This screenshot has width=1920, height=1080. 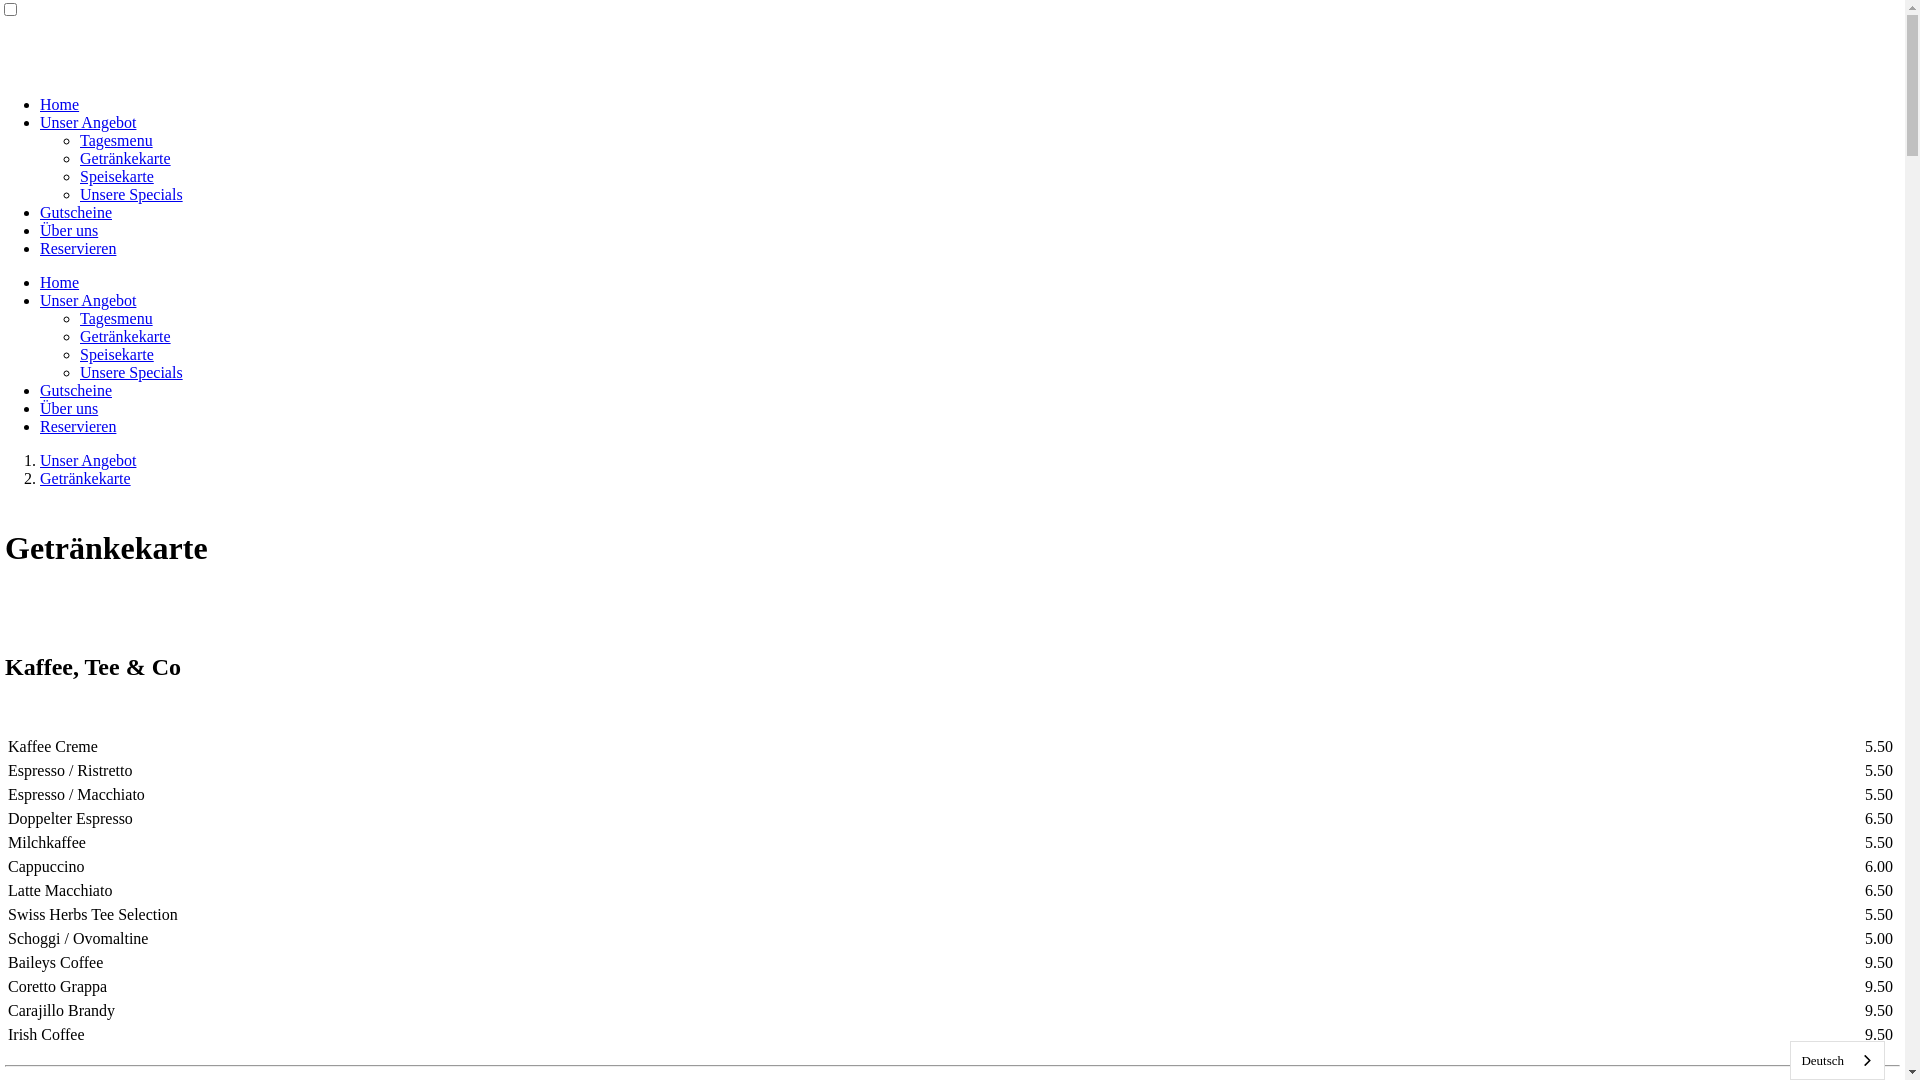 I want to click on 'Tagesmenu', so click(x=80, y=139).